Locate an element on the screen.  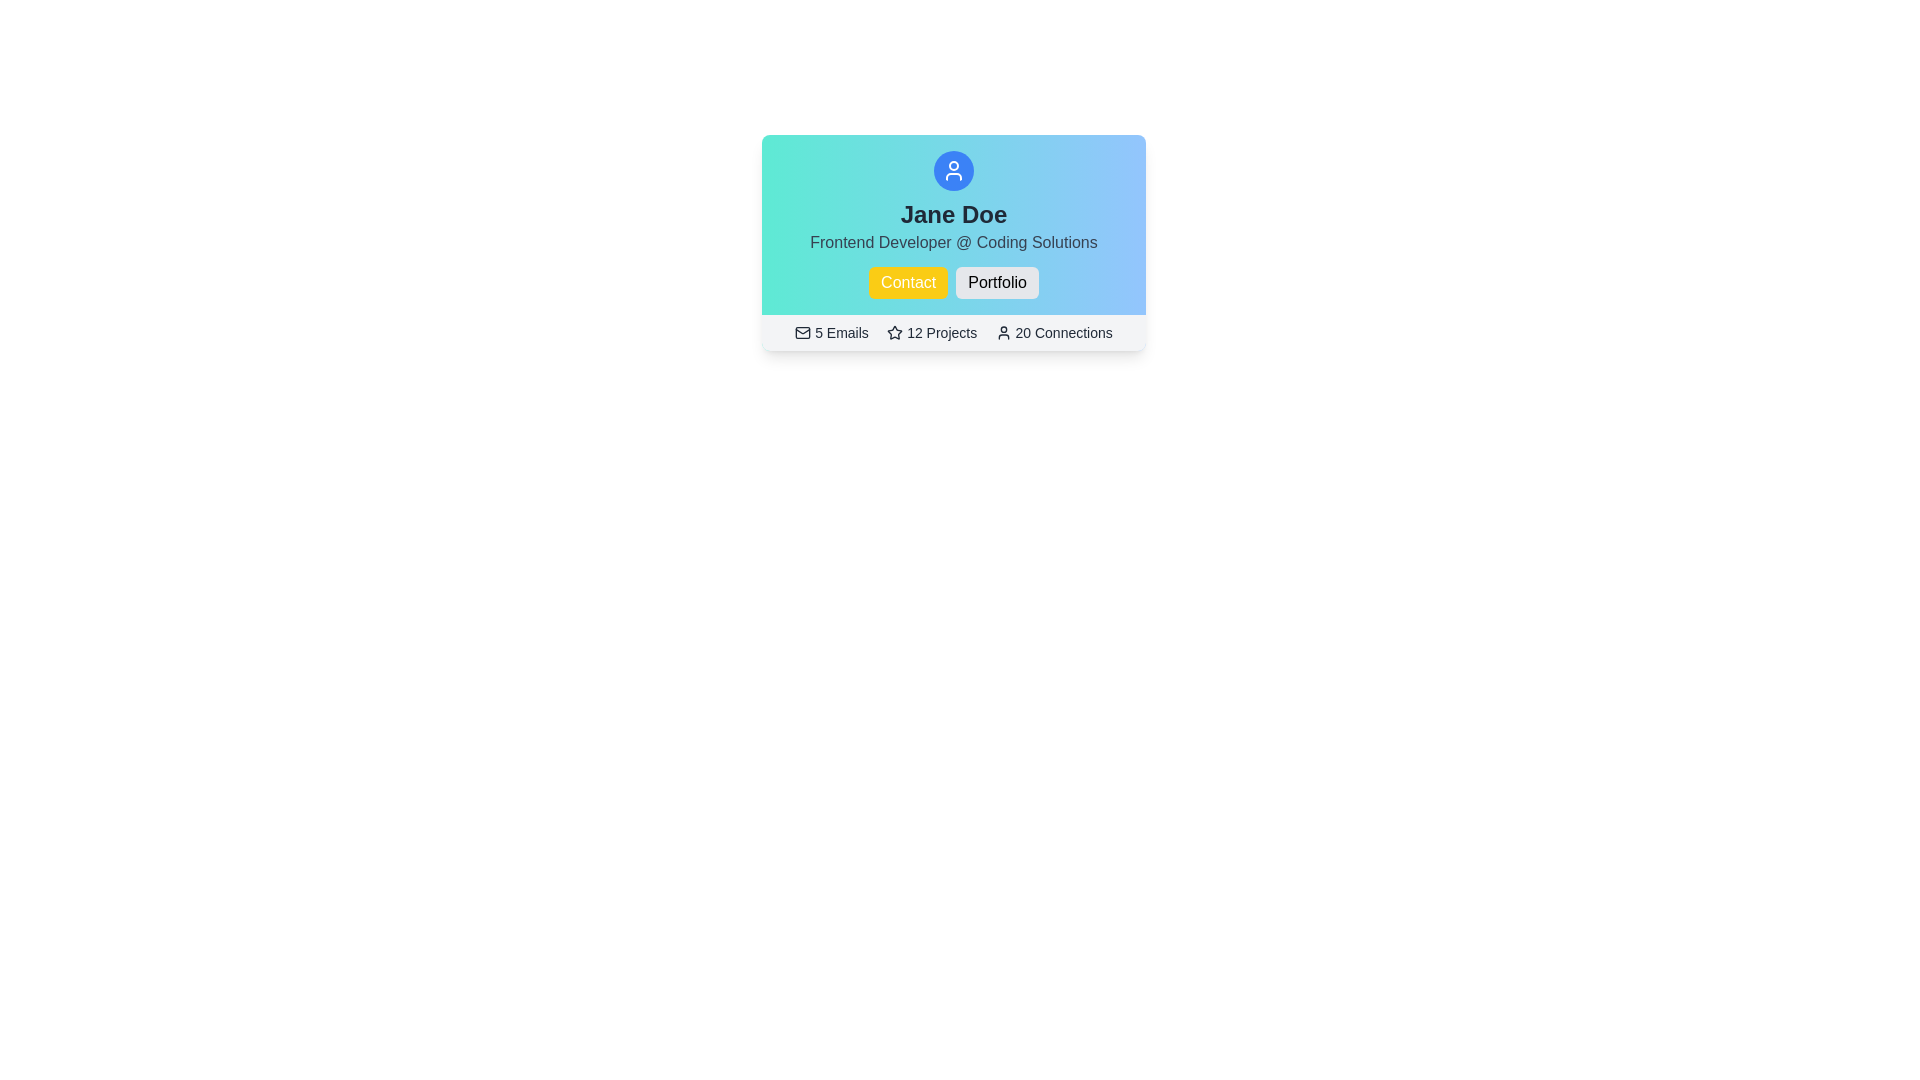
the informational Text with icons row that summarizes the user's activity, located below the 'Contact' and 'Portfolio' buttons is located at coordinates (953, 331).